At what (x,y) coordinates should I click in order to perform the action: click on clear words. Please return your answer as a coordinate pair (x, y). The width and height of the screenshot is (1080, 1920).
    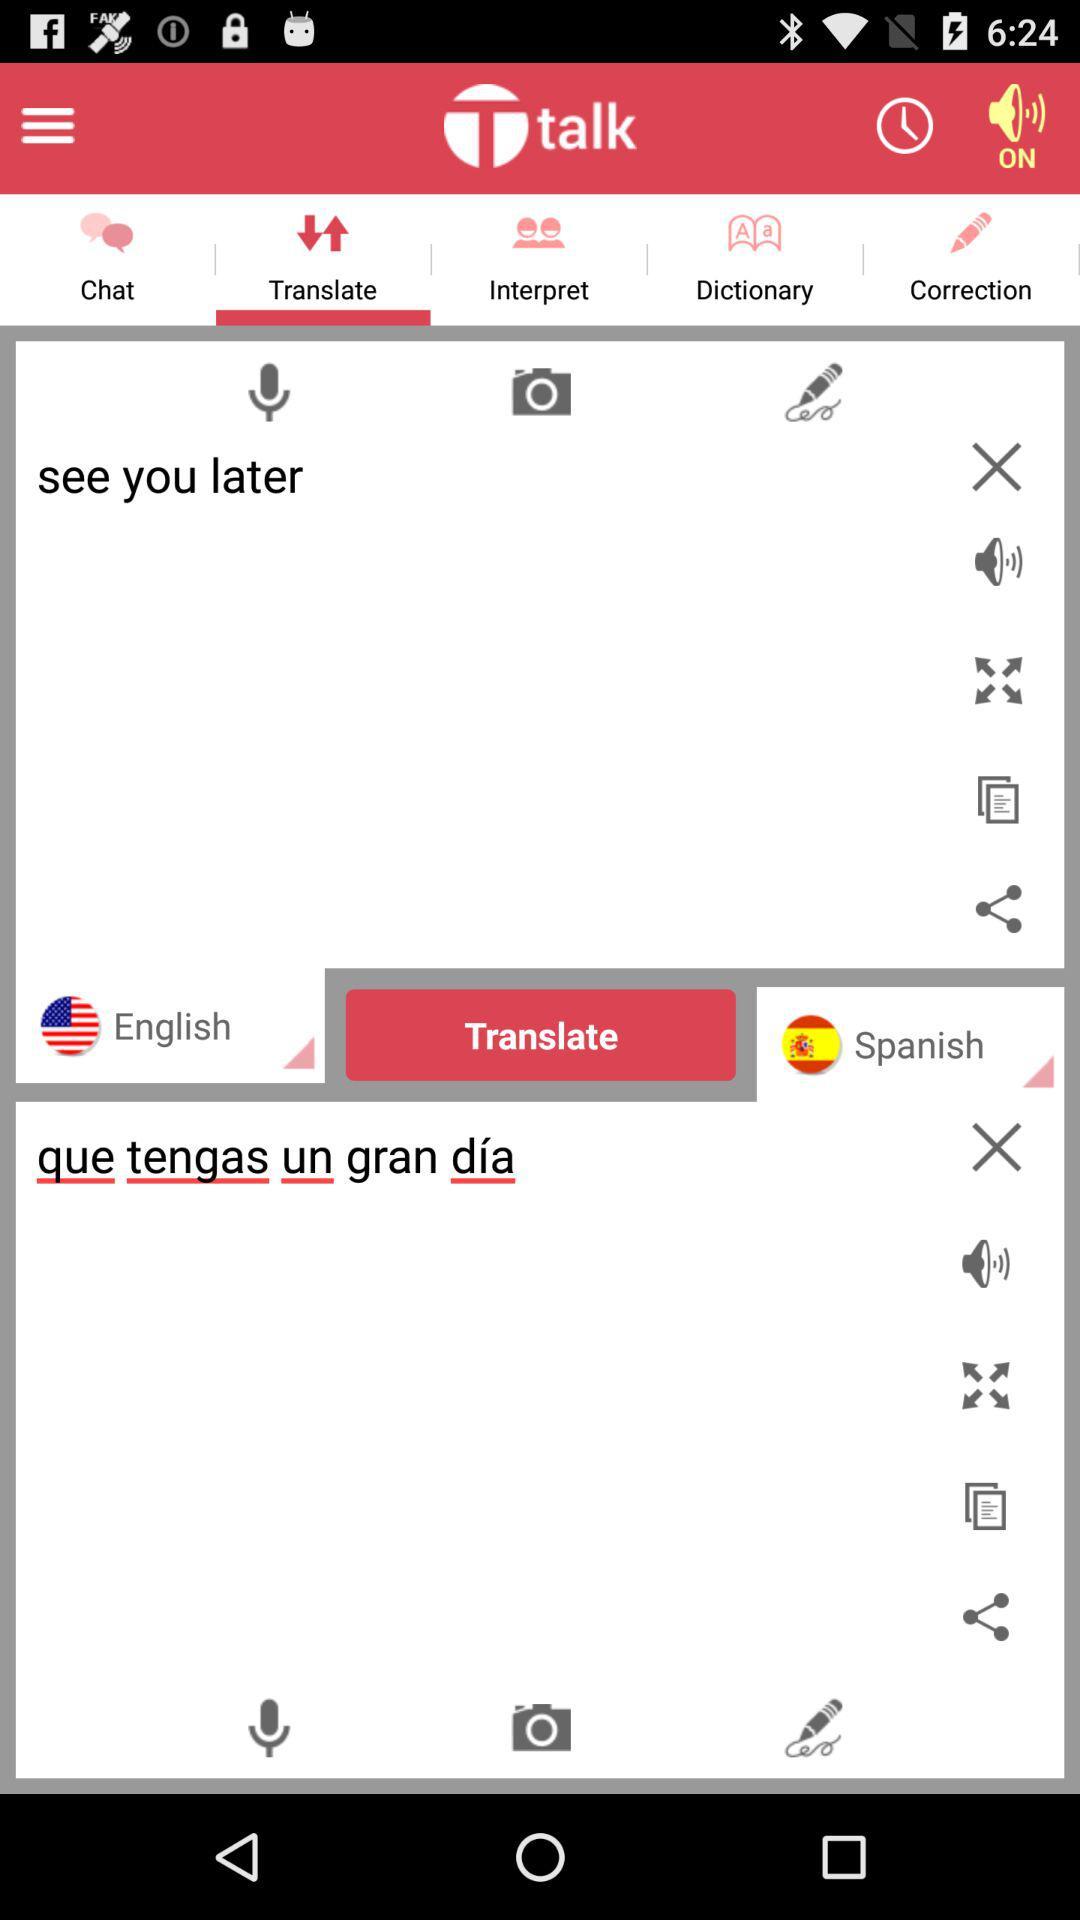
    Looking at the image, I should click on (996, 465).